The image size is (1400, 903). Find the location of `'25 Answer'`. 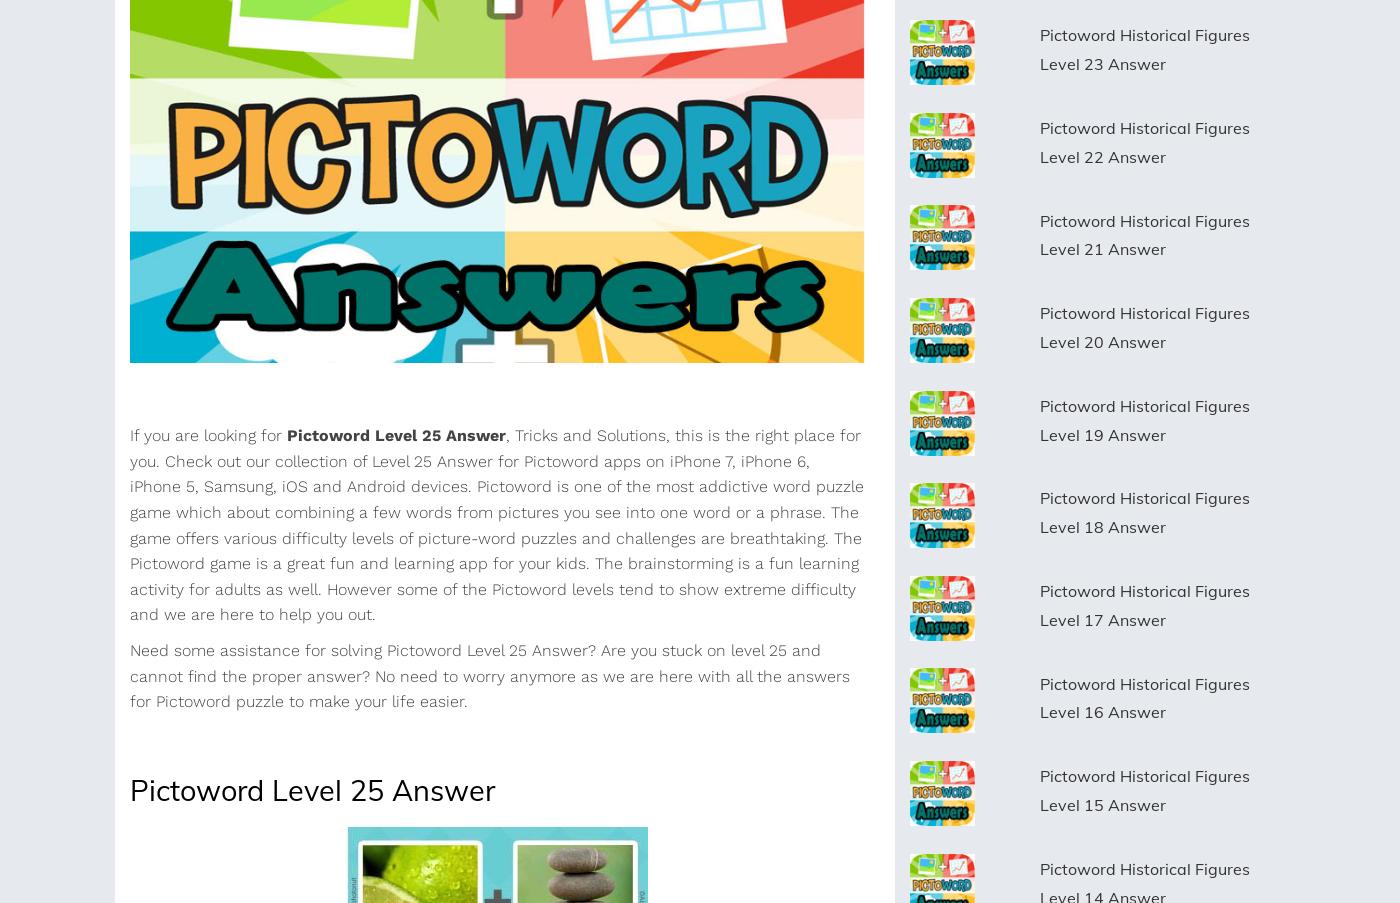

'25 Answer' is located at coordinates (421, 434).